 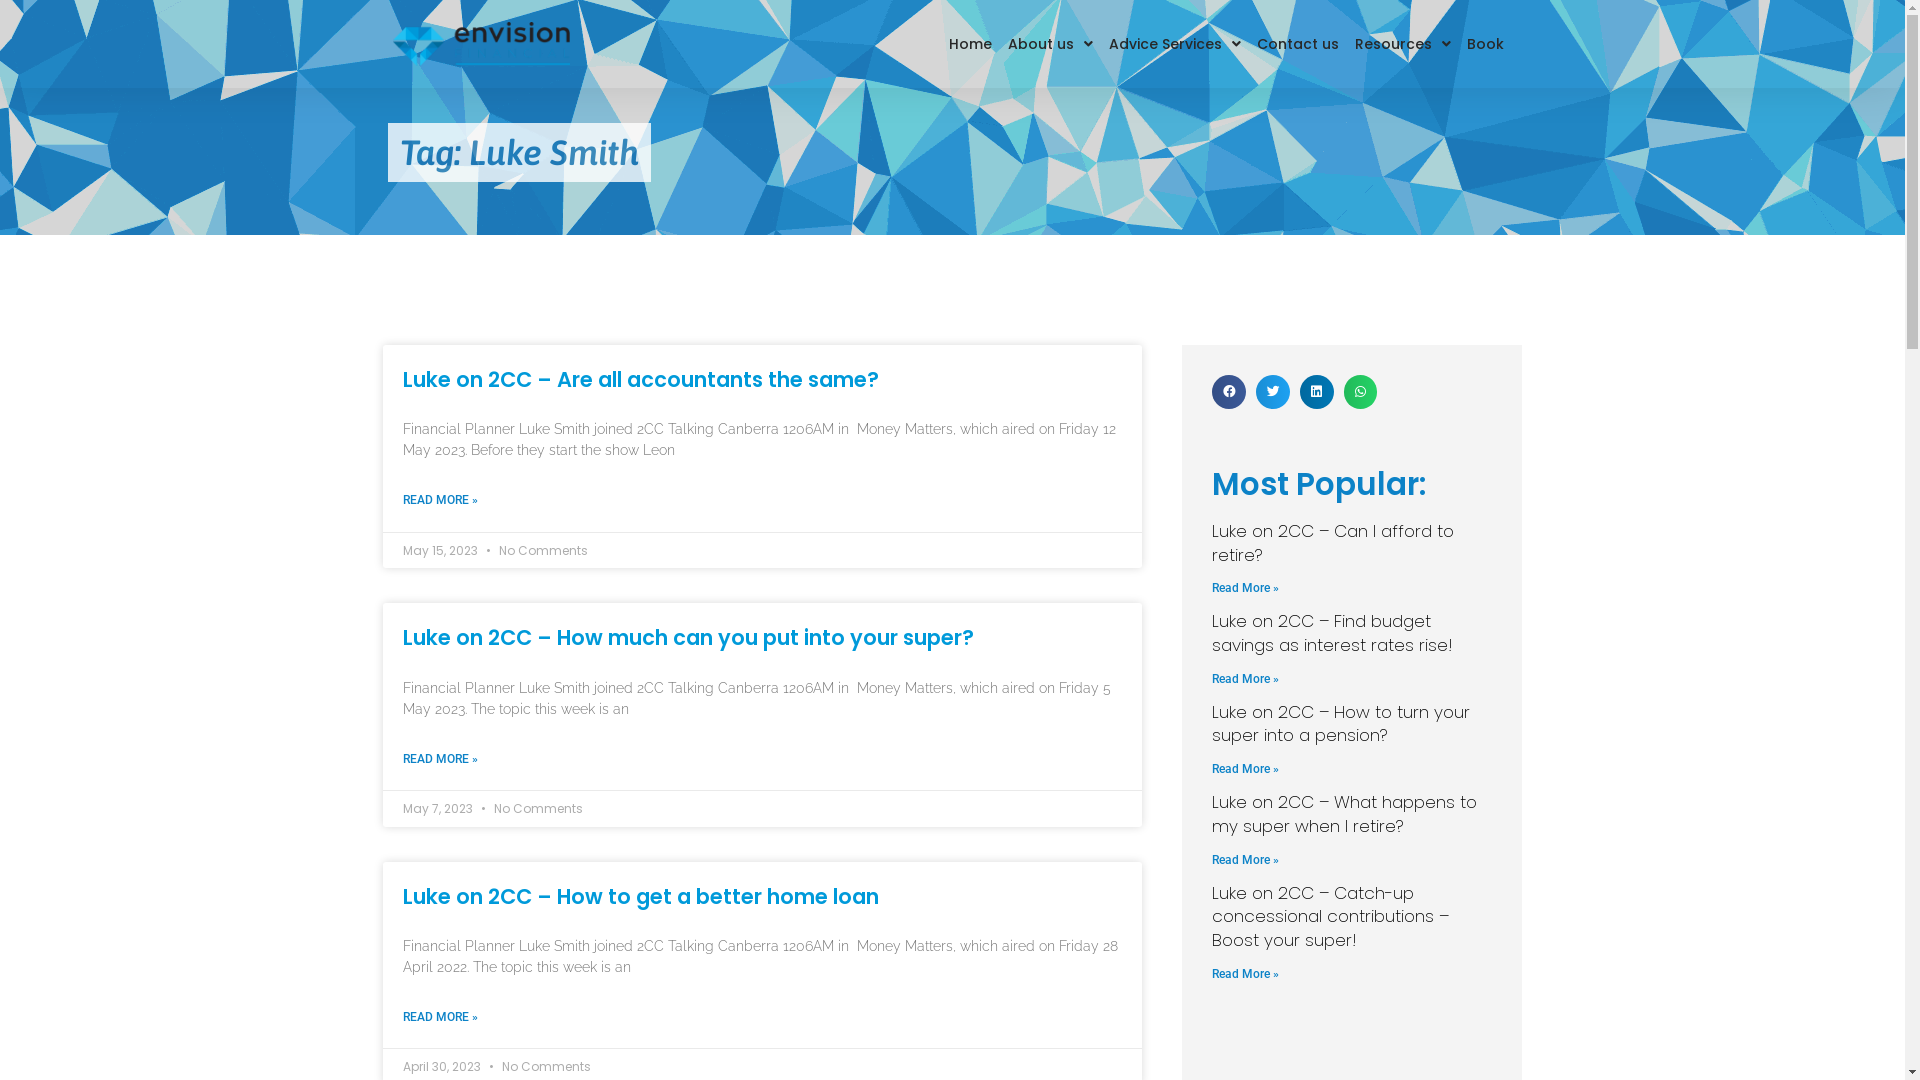 I want to click on 'About us', so click(x=1049, y=43).